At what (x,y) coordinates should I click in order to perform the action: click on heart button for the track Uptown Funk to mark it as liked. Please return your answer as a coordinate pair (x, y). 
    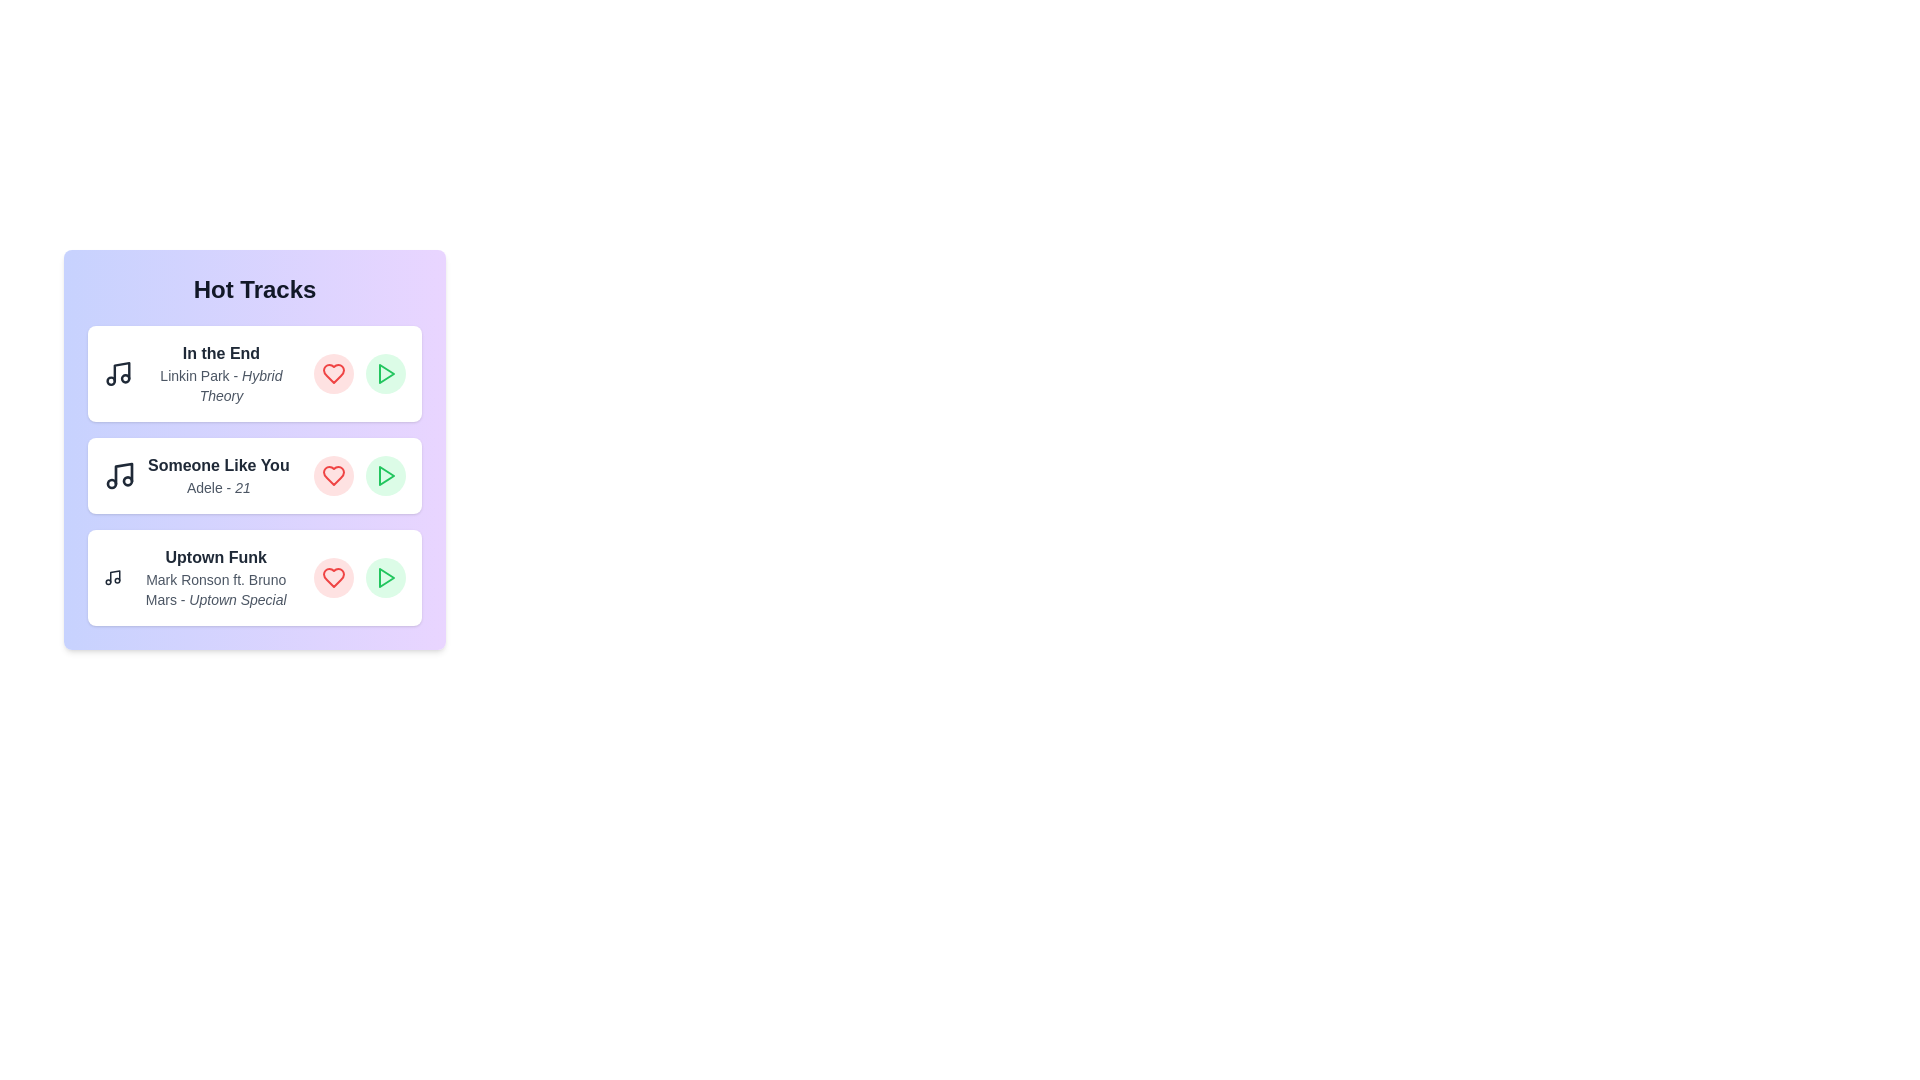
    Looking at the image, I should click on (334, 578).